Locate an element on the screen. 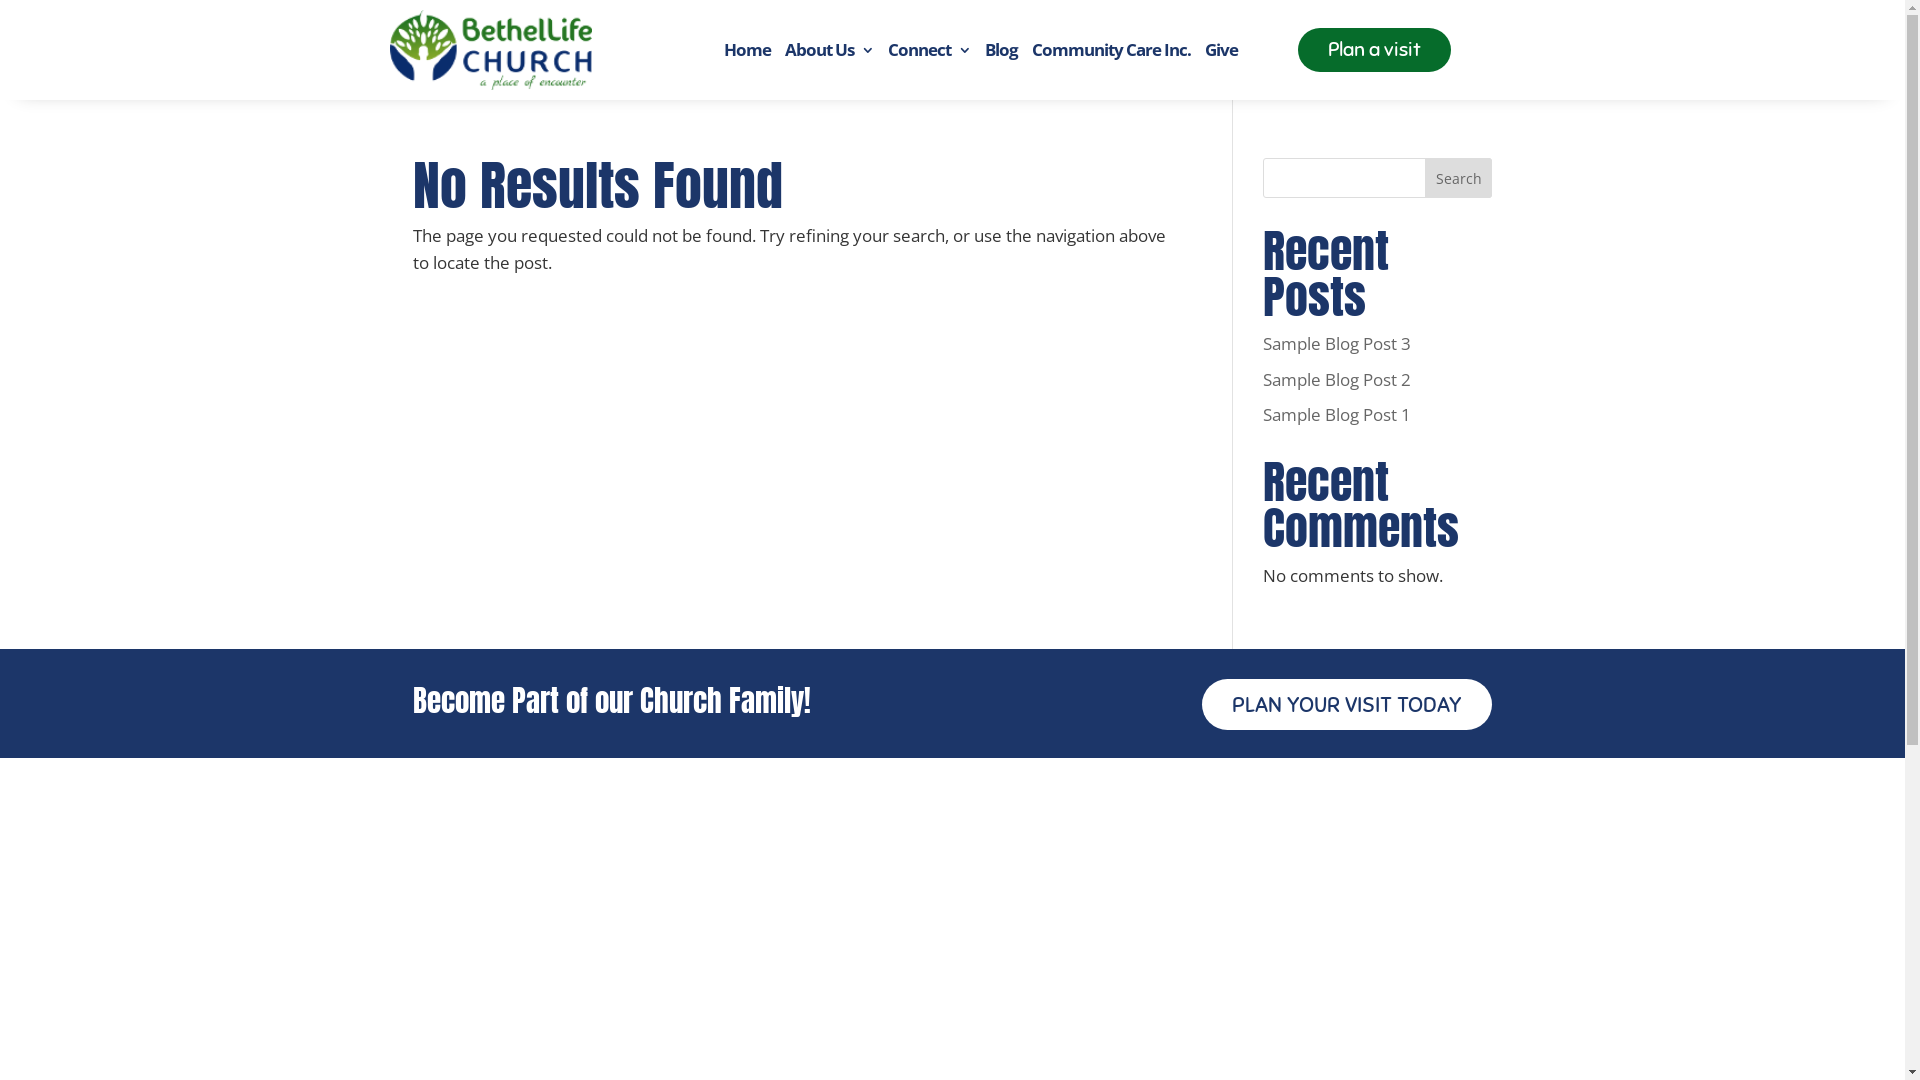 This screenshot has height=1080, width=1920. 'Home' is located at coordinates (723, 49).